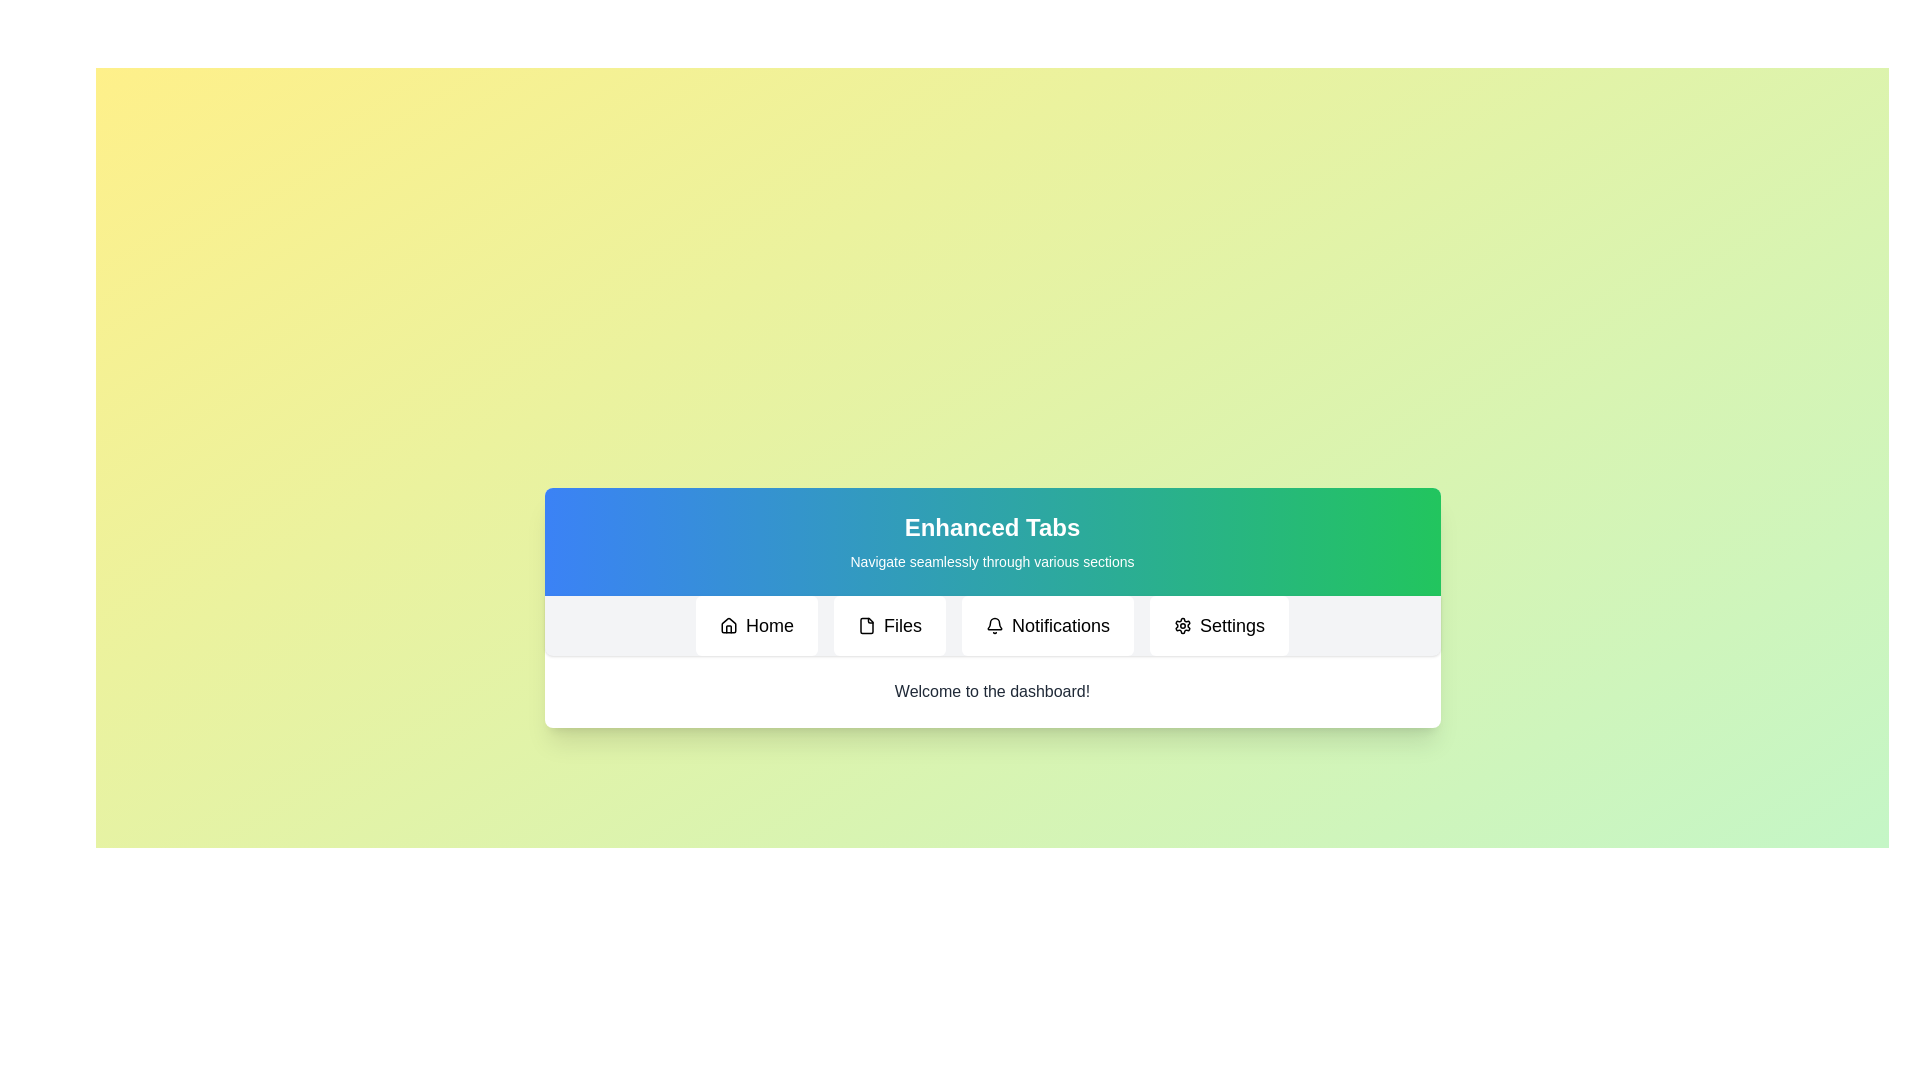  Describe the element at coordinates (1231, 624) in the screenshot. I see `the Settings tab label, which is located at the far-right of the horizontal row of tabs under 'Enhanced Tabs'` at that location.